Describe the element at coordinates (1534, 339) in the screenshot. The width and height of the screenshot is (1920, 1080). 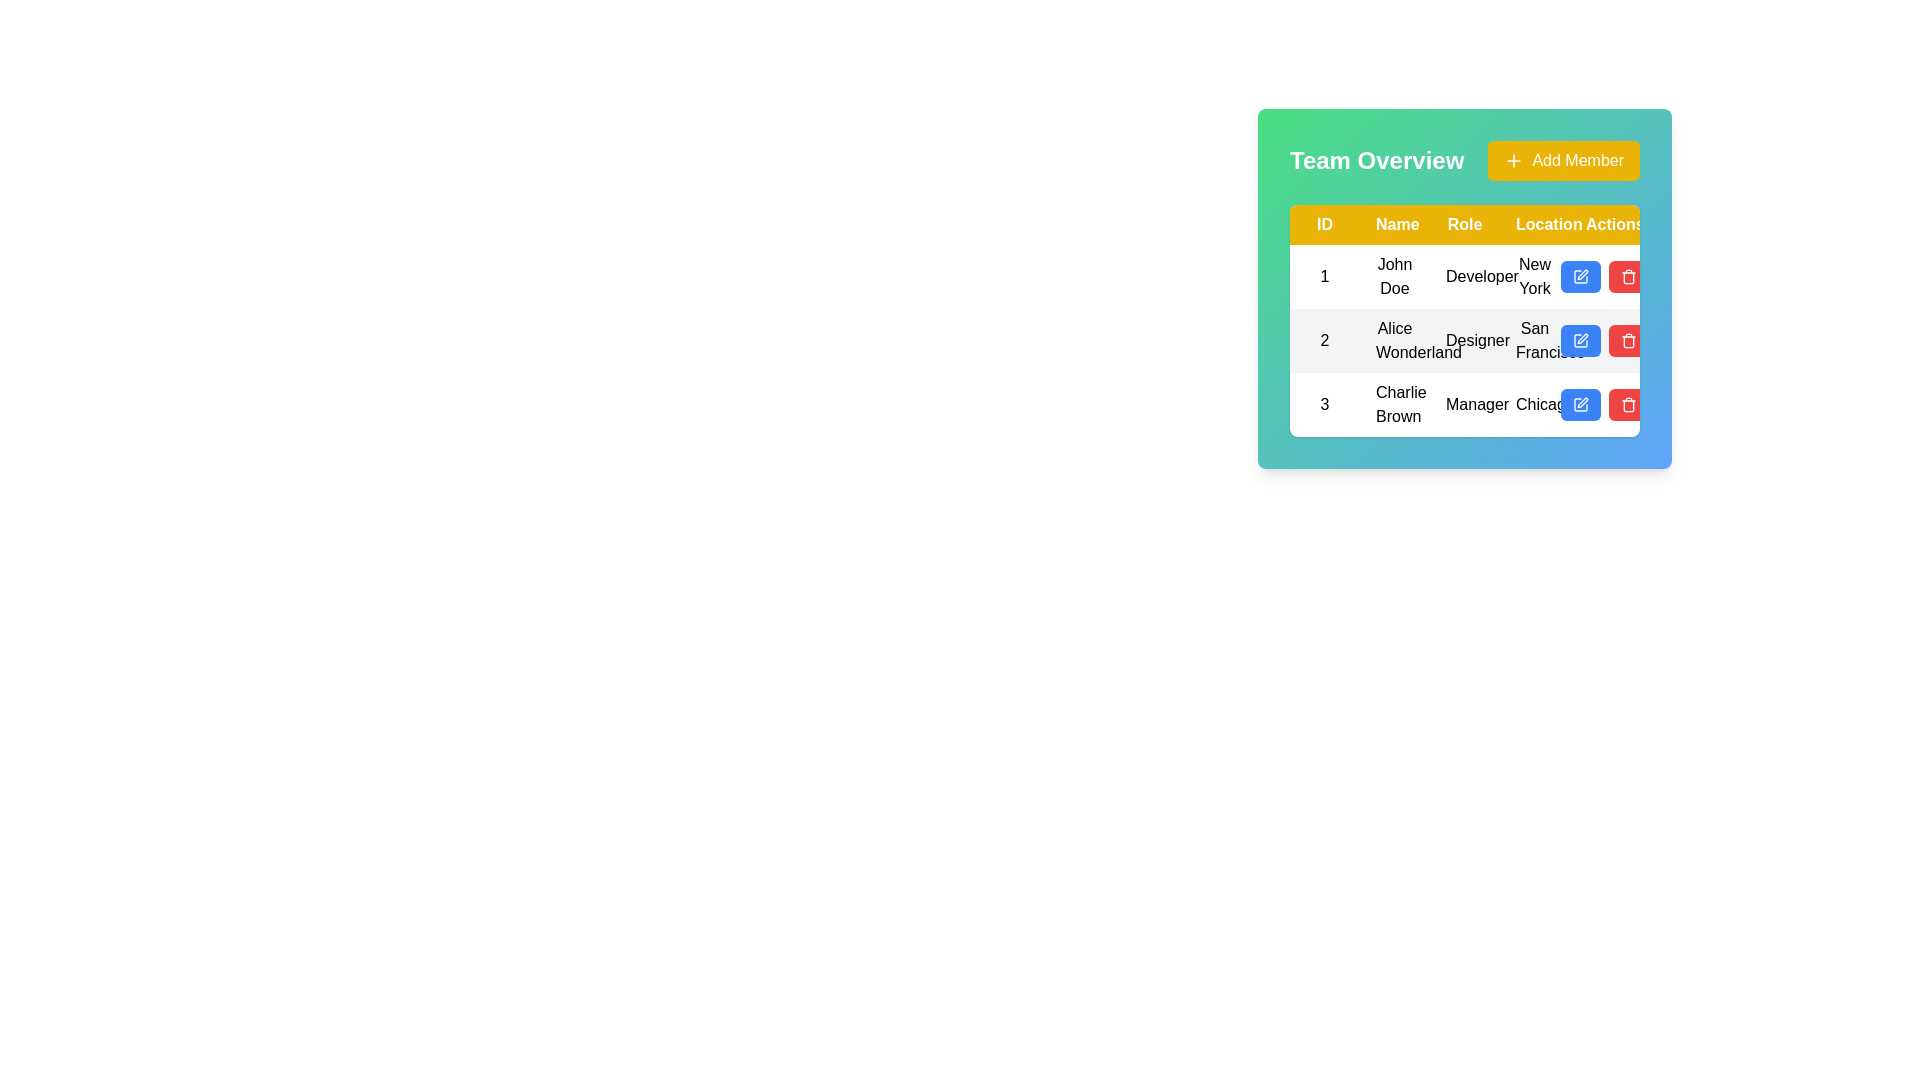
I see `the text element displaying 'San Francisco' located in the second row of the table within the 'Location' column` at that location.